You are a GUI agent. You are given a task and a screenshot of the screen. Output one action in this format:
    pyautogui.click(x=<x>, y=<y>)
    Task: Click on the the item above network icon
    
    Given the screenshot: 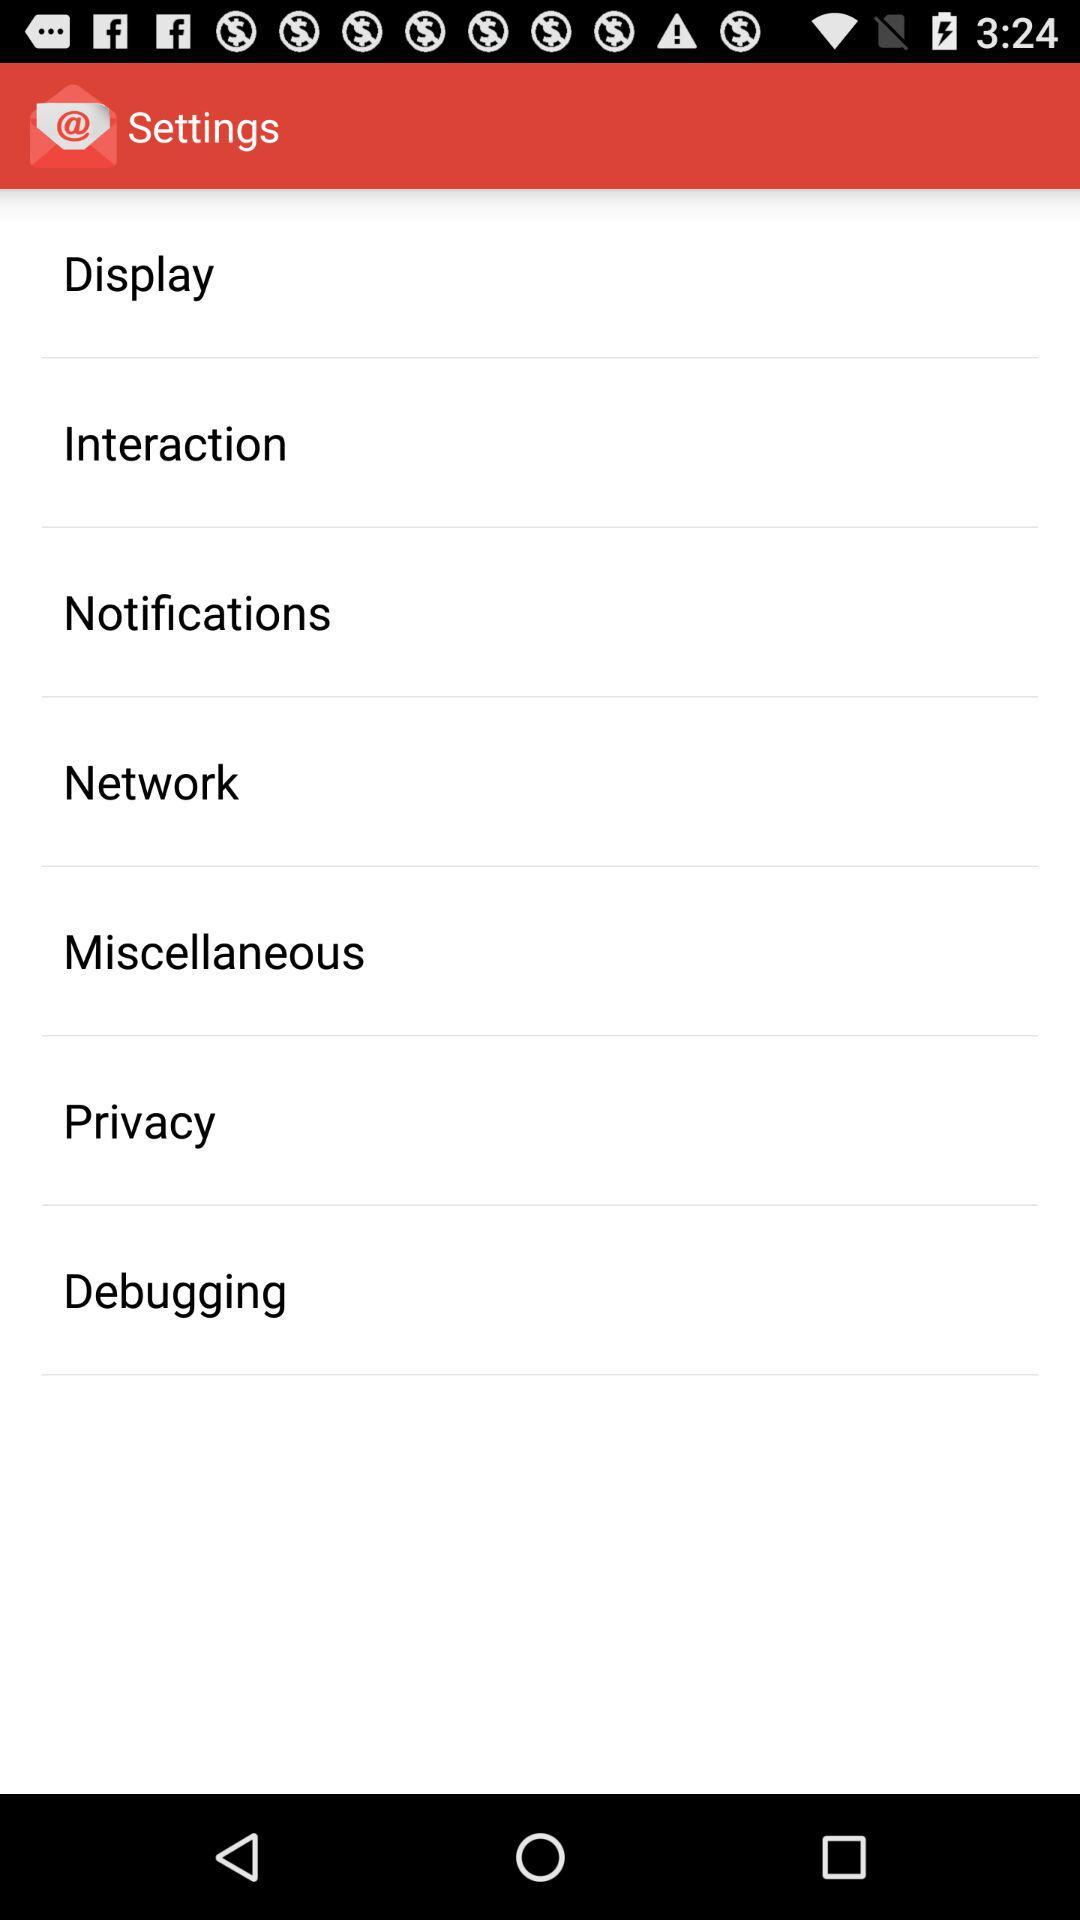 What is the action you would take?
    pyautogui.click(x=197, y=610)
    